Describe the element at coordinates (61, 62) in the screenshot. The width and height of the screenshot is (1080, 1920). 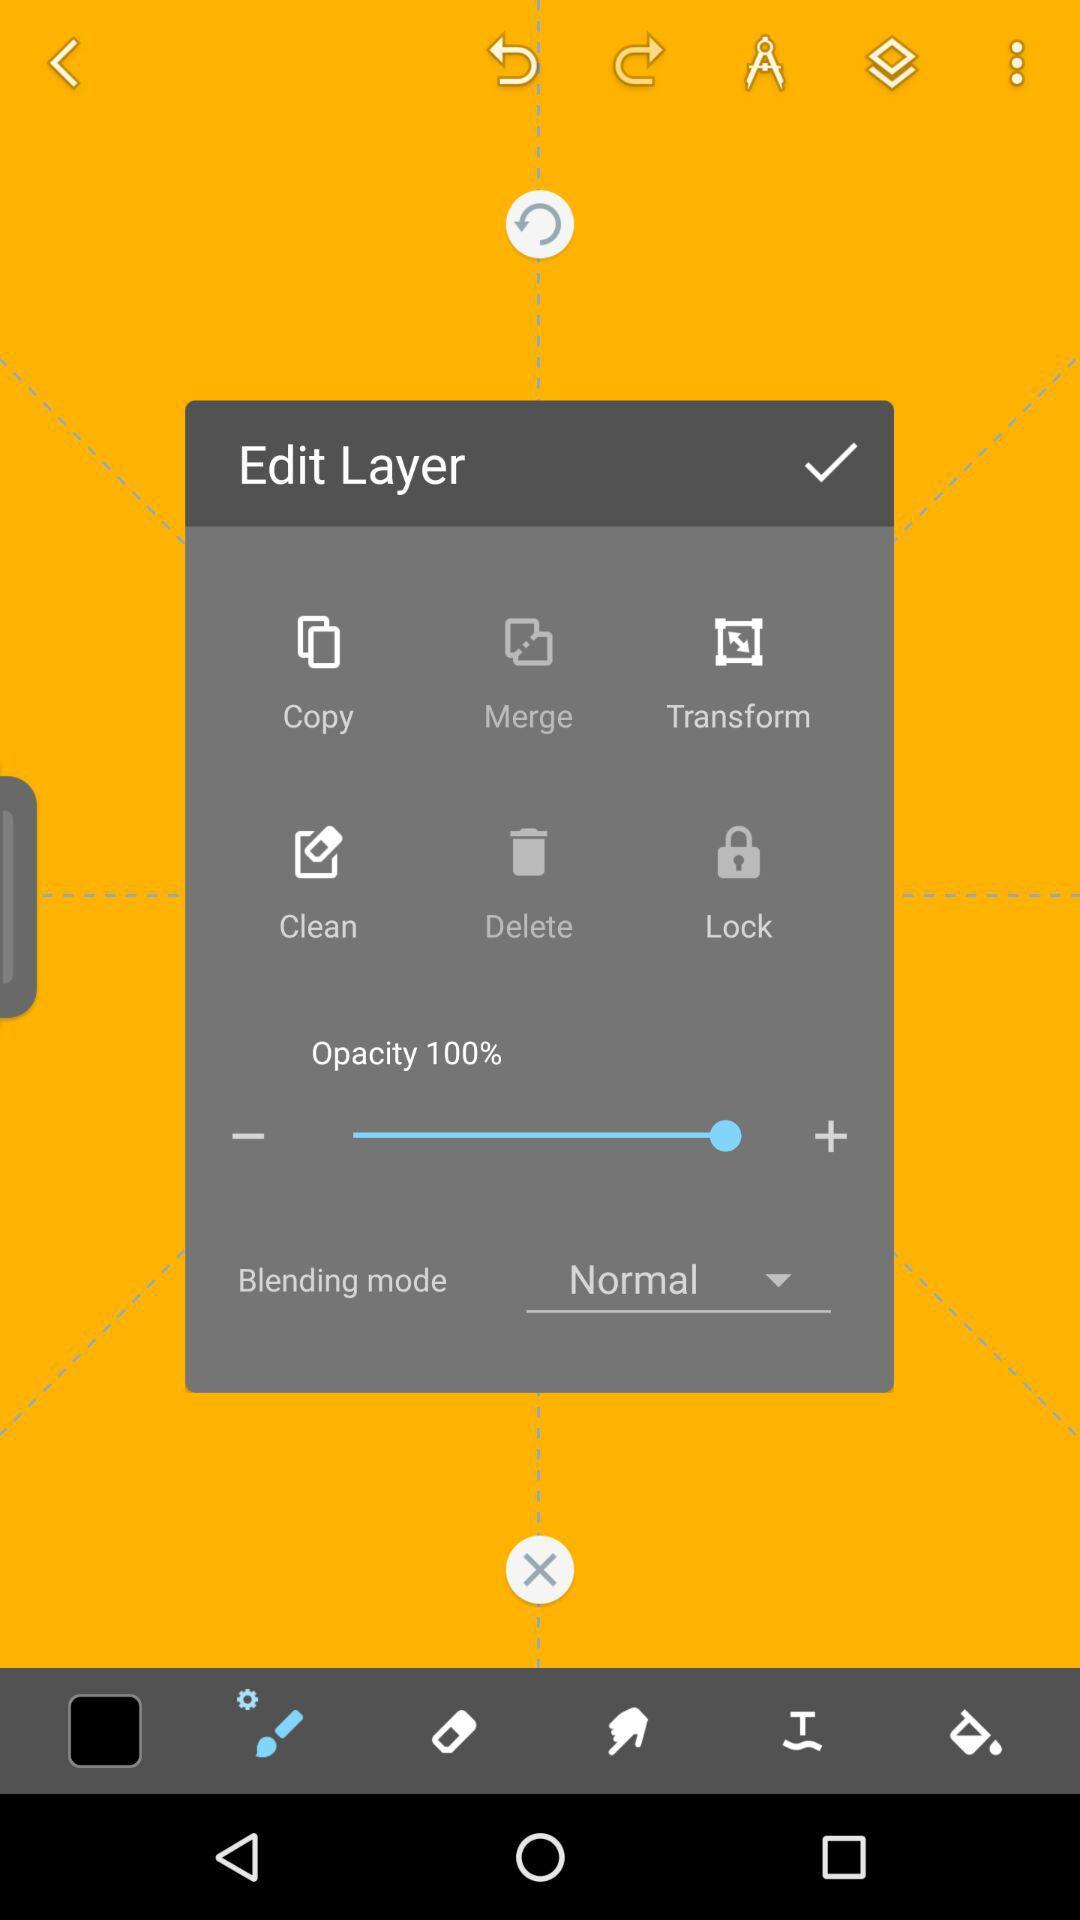
I see `the arrow_backward icon` at that location.